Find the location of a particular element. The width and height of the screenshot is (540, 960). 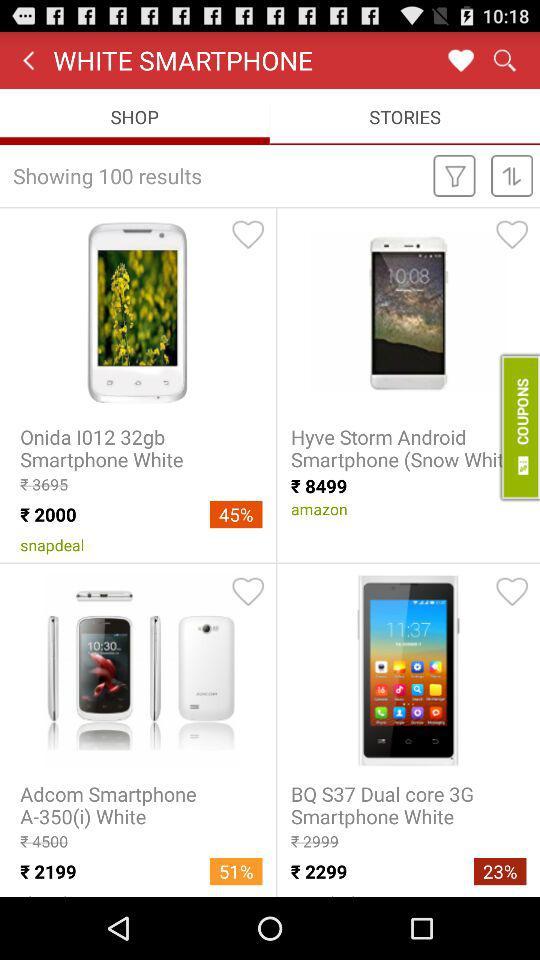

the search icon is located at coordinates (503, 64).